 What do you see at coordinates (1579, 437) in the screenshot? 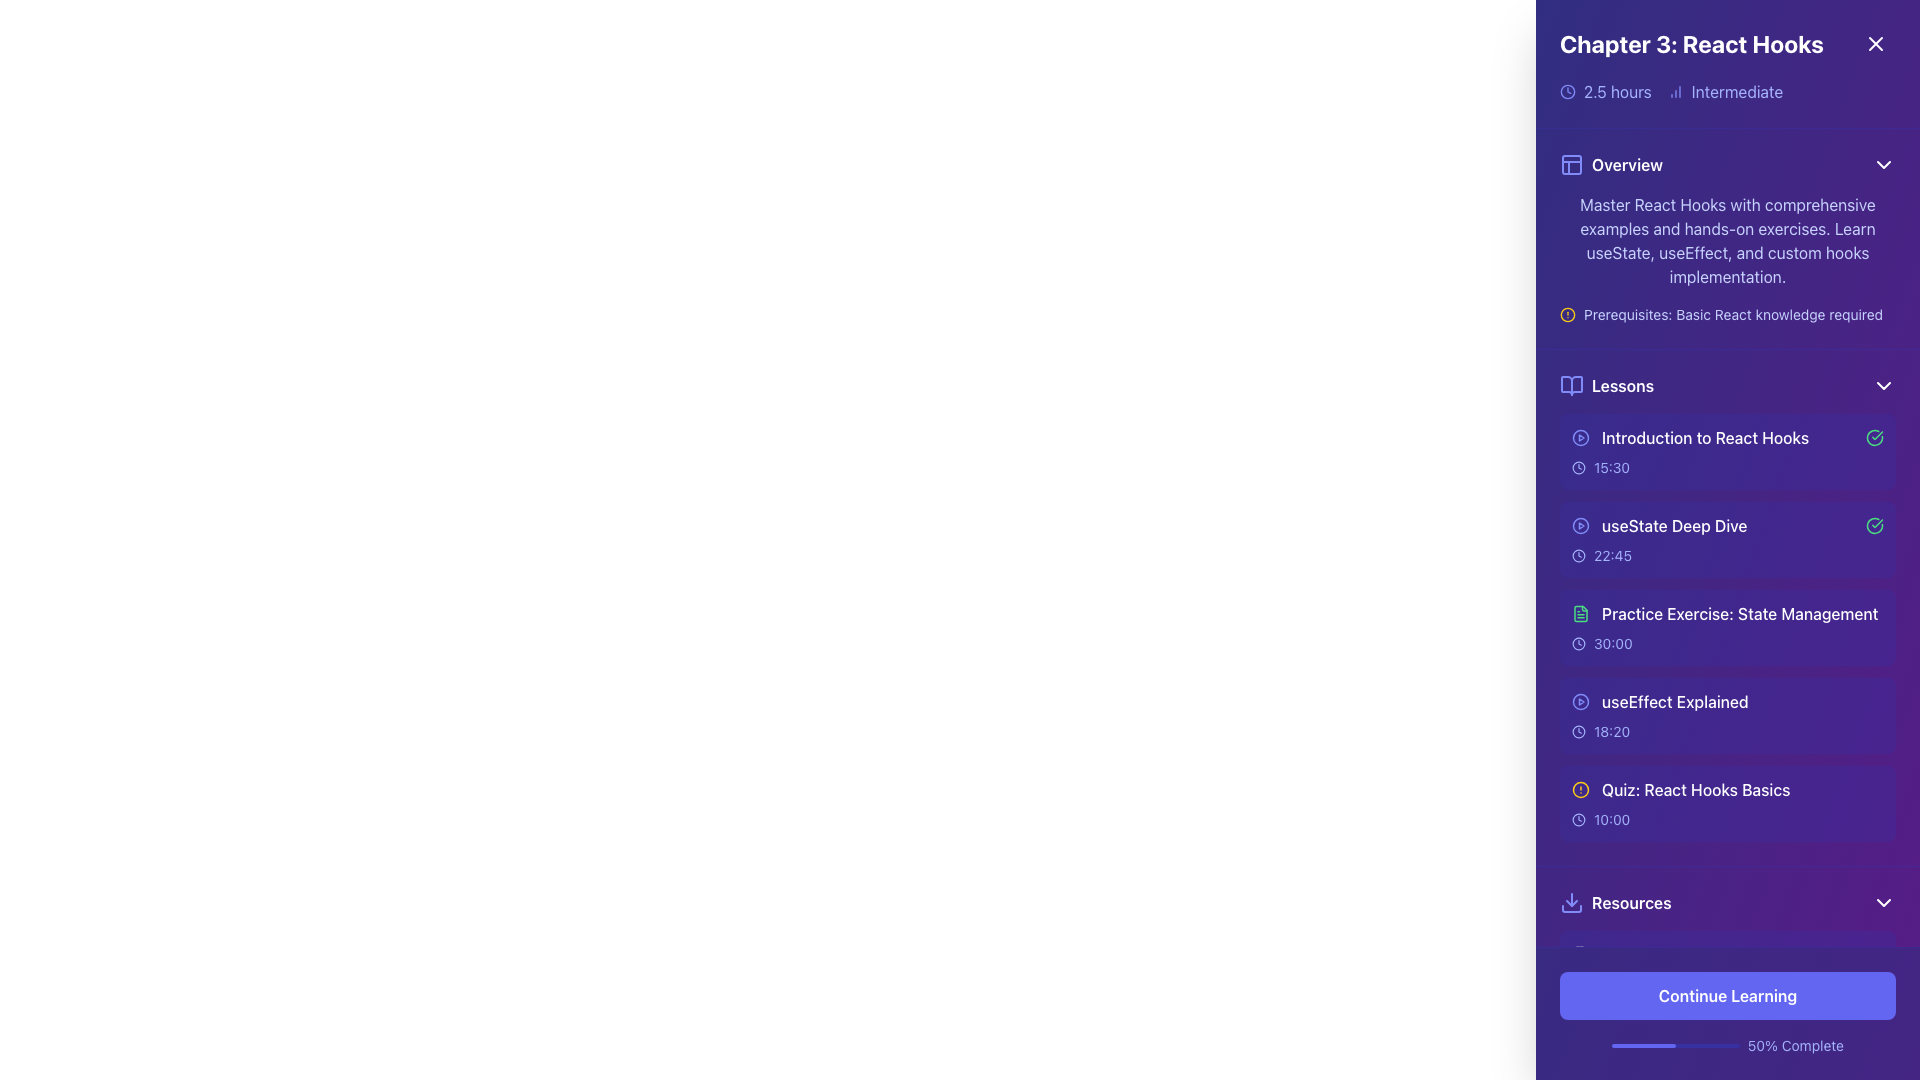
I see `the play button icon located to the left of the 'Introduction to React Hooks' lesson name to initiate the lesson video` at bounding box center [1579, 437].